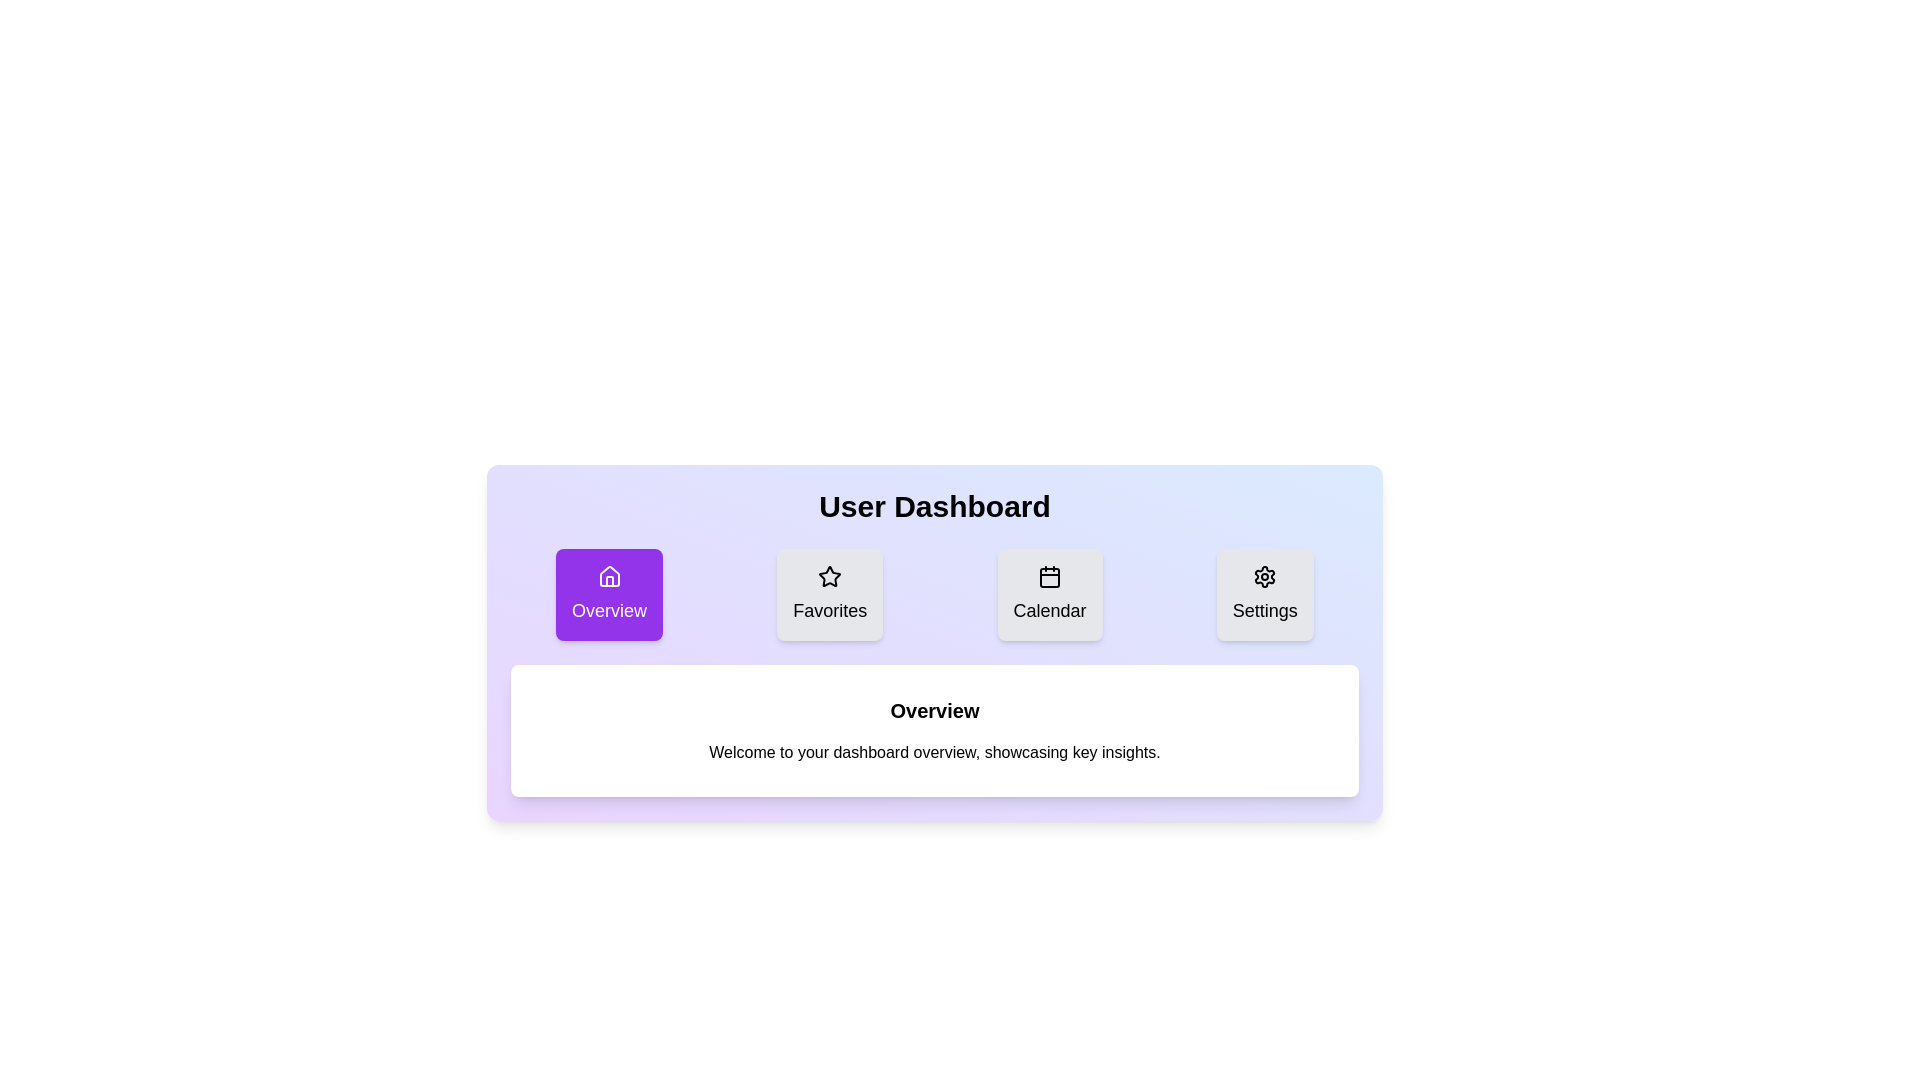 This screenshot has width=1920, height=1080. What do you see at coordinates (608, 593) in the screenshot?
I see `the Overview tab to view its content` at bounding box center [608, 593].